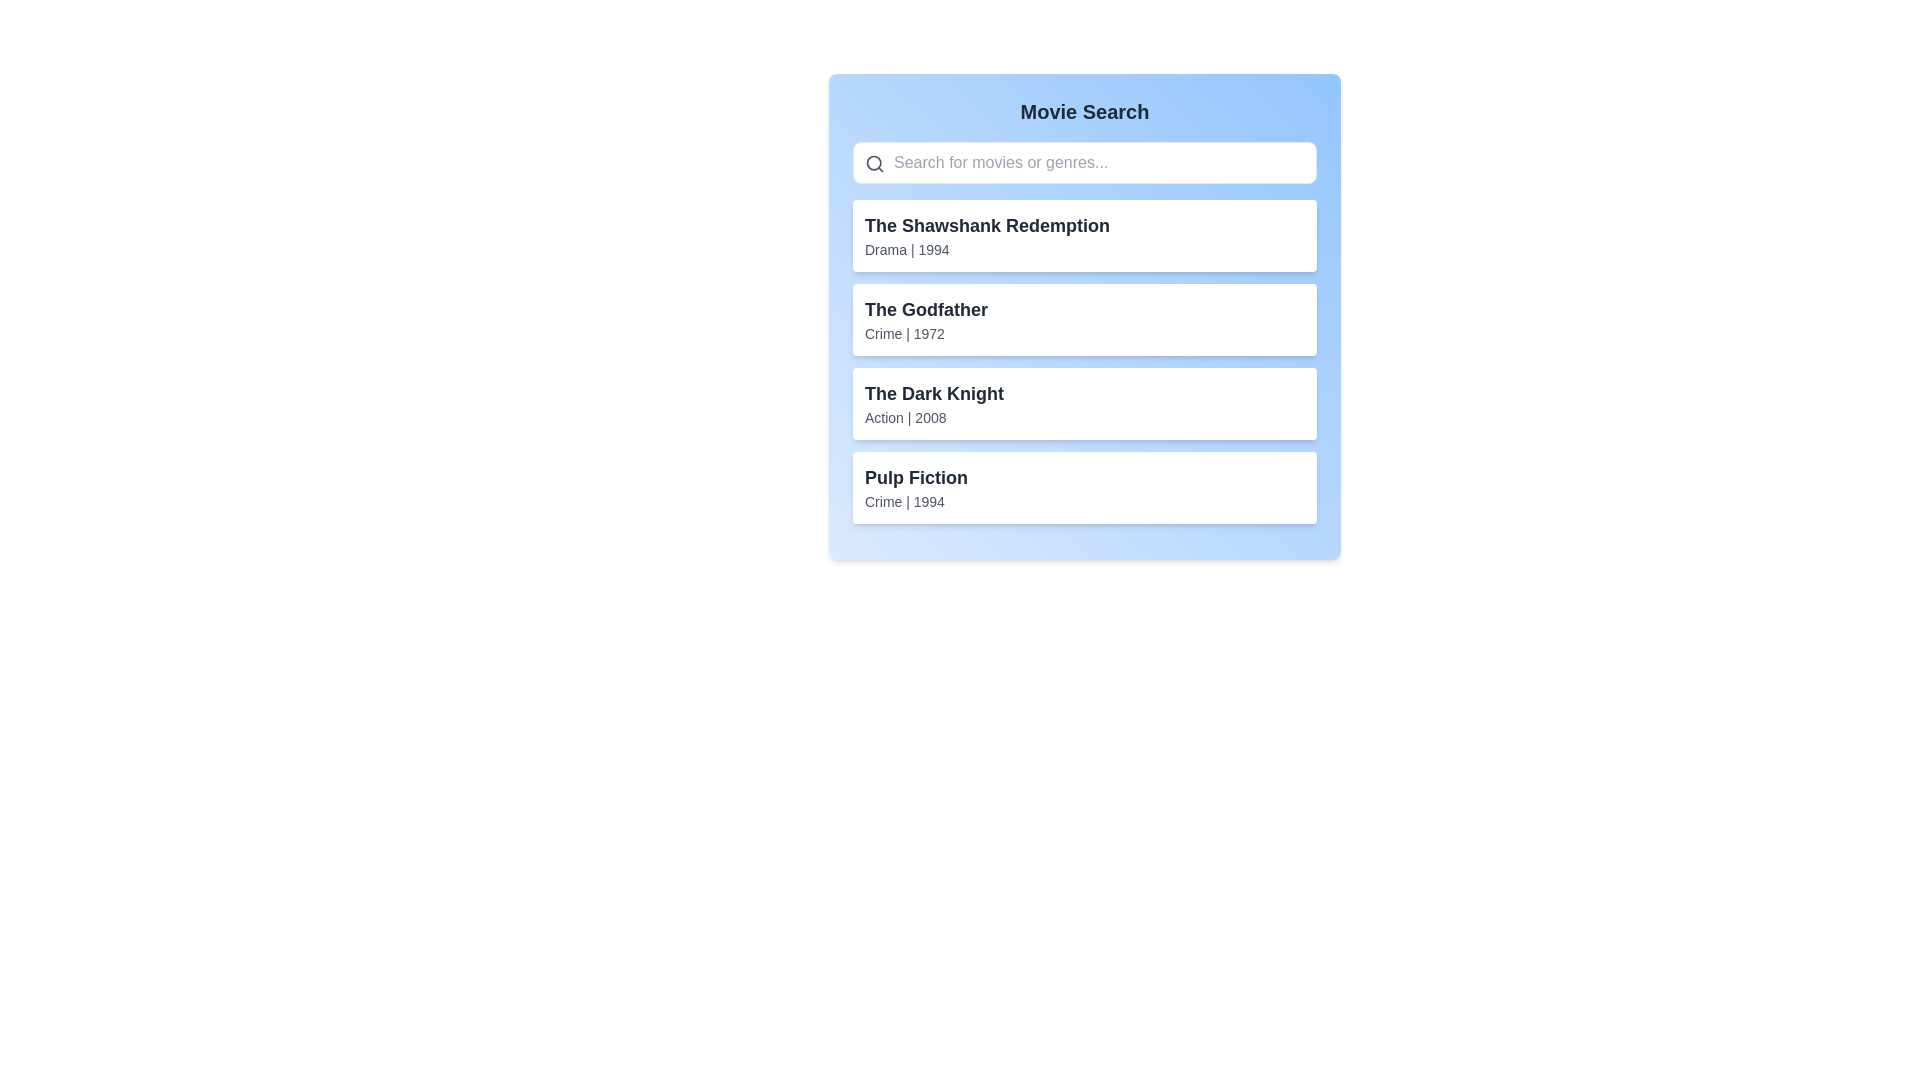 This screenshot has width=1920, height=1080. What do you see at coordinates (1083, 315) in the screenshot?
I see `the movie selection option titled 'The Godfather' in the vertical list under 'Movie Search'` at bounding box center [1083, 315].